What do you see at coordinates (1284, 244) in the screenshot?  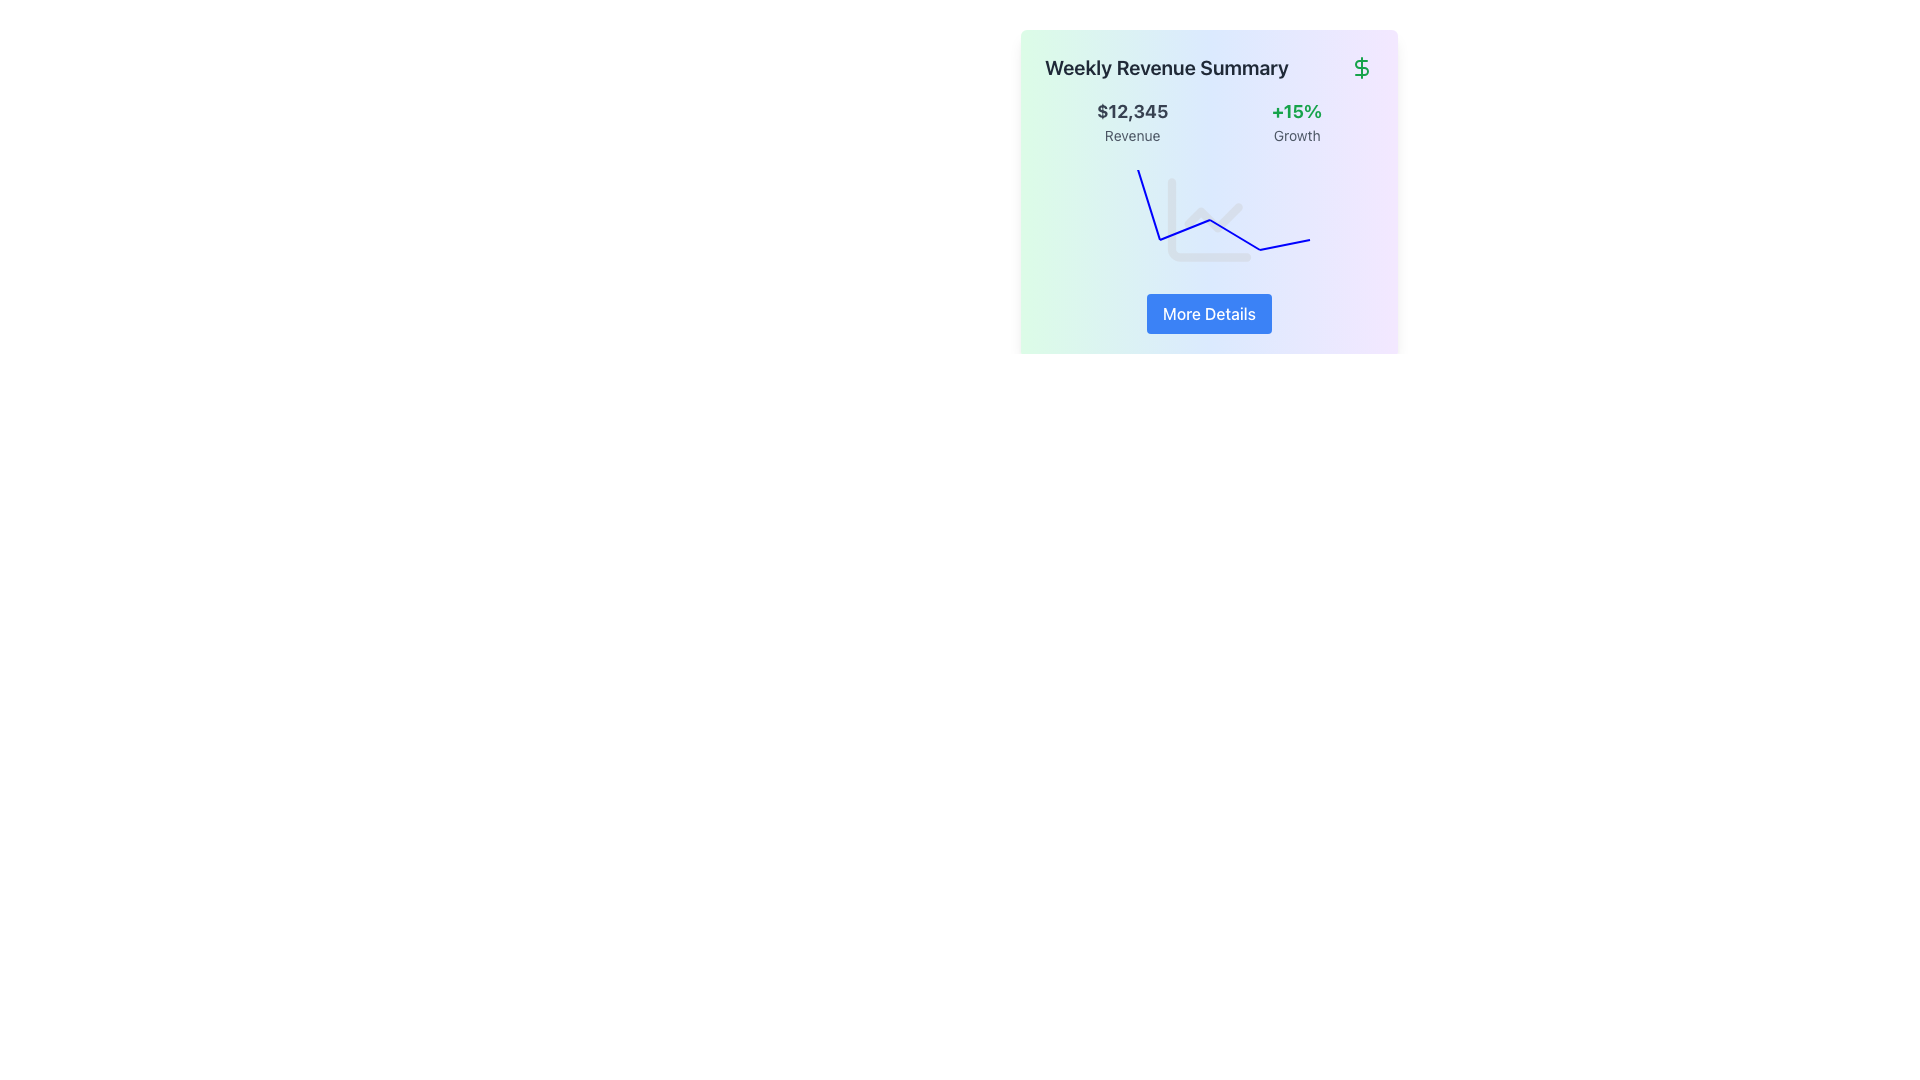 I see `fifth segment of the line chart that visualizes data trends for weekly revenue statistics by hovering over it` at bounding box center [1284, 244].